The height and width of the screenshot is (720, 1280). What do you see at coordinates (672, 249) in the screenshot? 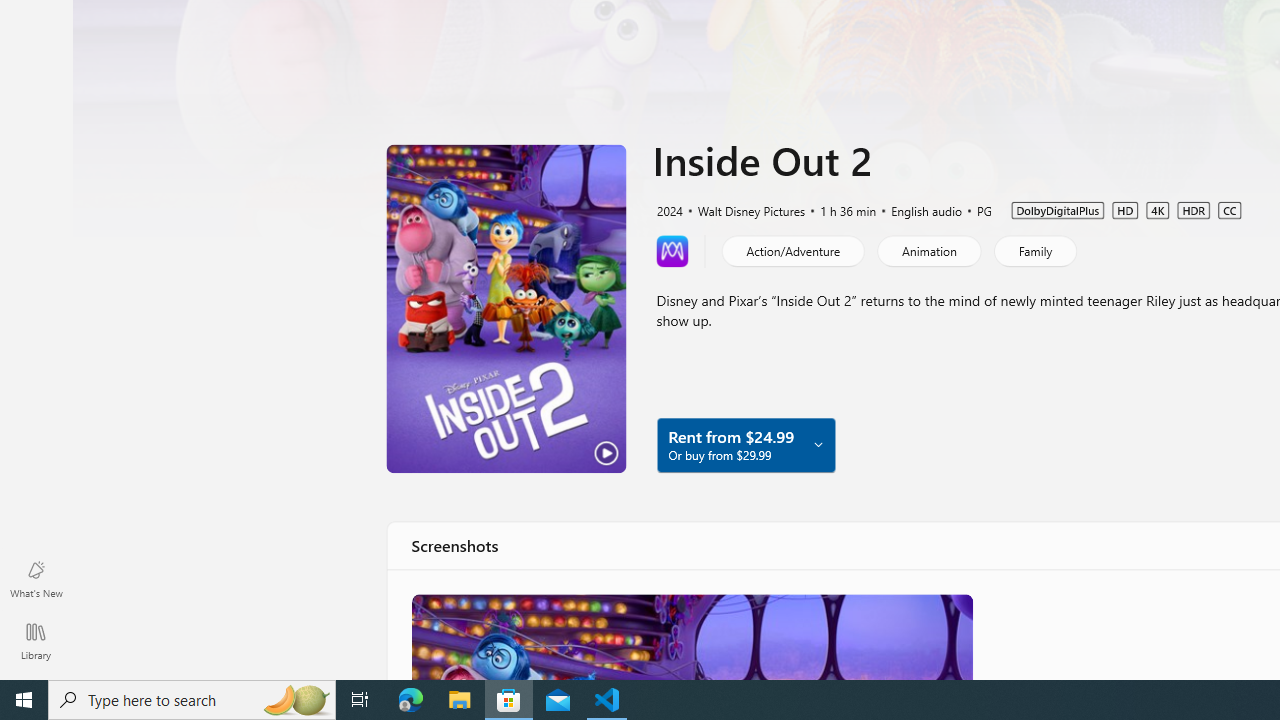
I see `'Learn more about Movies Anywhere'` at bounding box center [672, 249].